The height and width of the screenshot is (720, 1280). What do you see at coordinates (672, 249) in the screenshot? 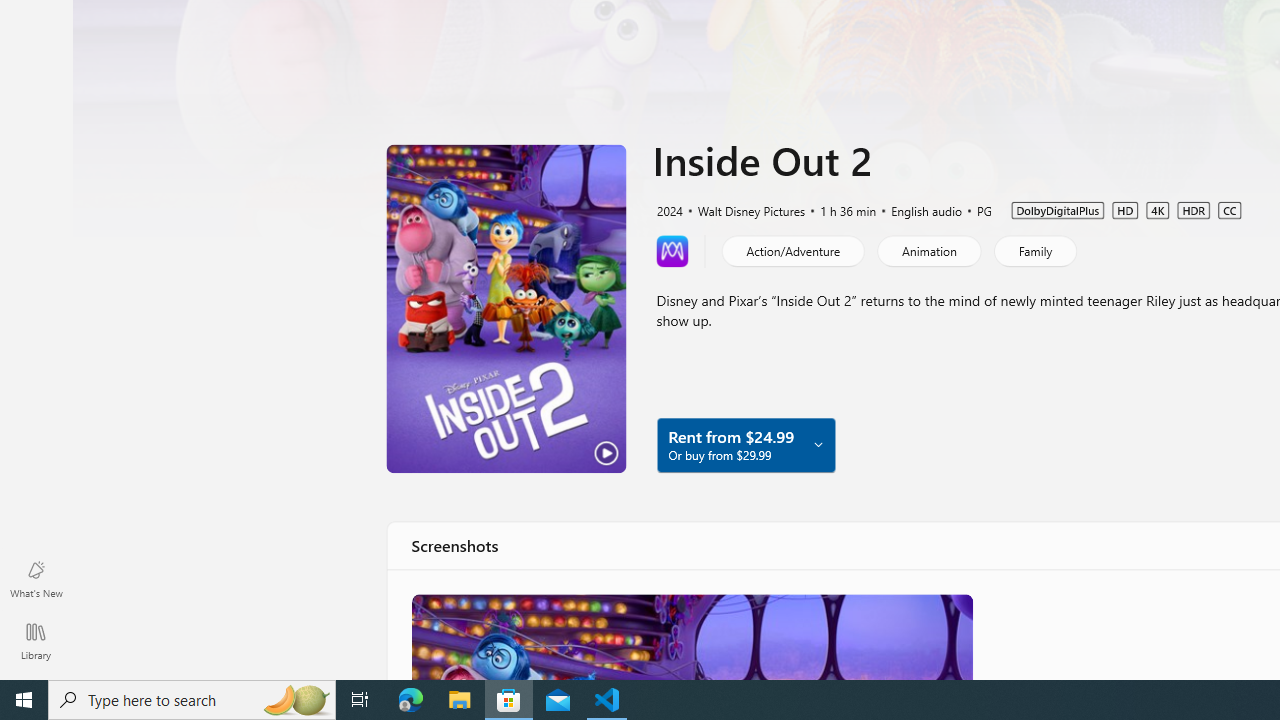
I see `'Learn more about Movies Anywhere'` at bounding box center [672, 249].